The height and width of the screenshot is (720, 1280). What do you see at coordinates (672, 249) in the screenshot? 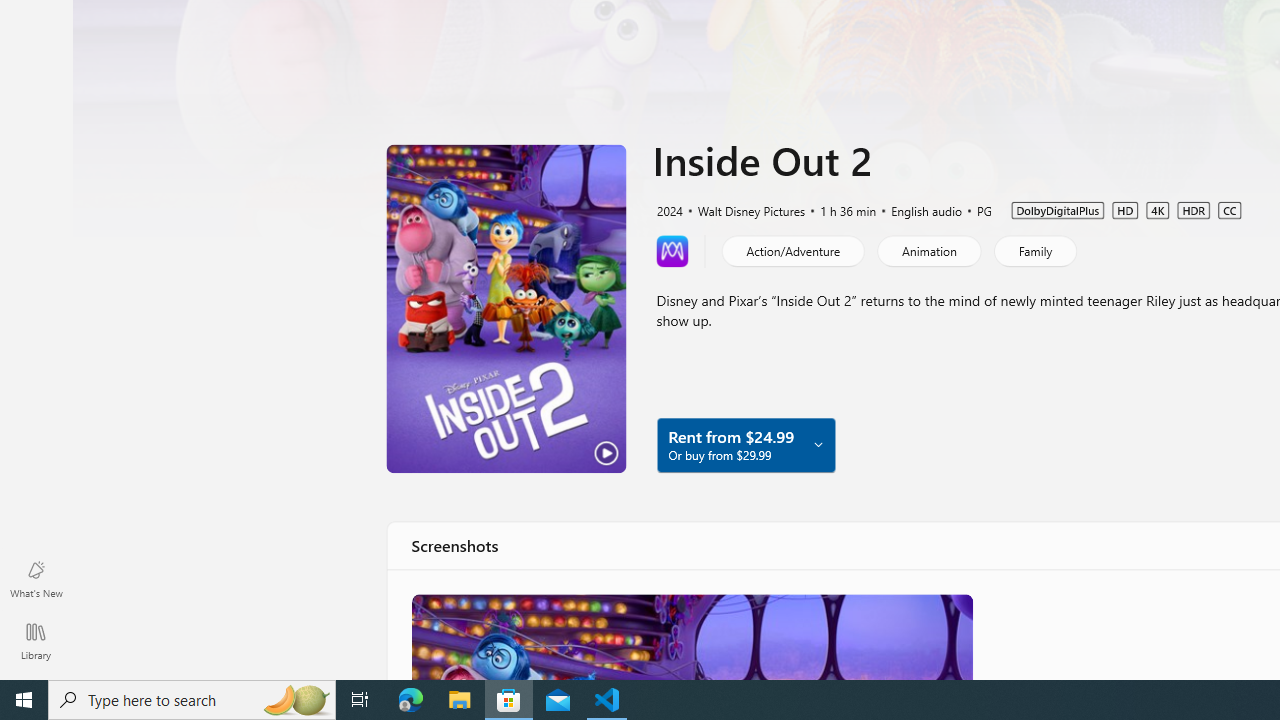
I see `'Learn more about Movies Anywhere'` at bounding box center [672, 249].